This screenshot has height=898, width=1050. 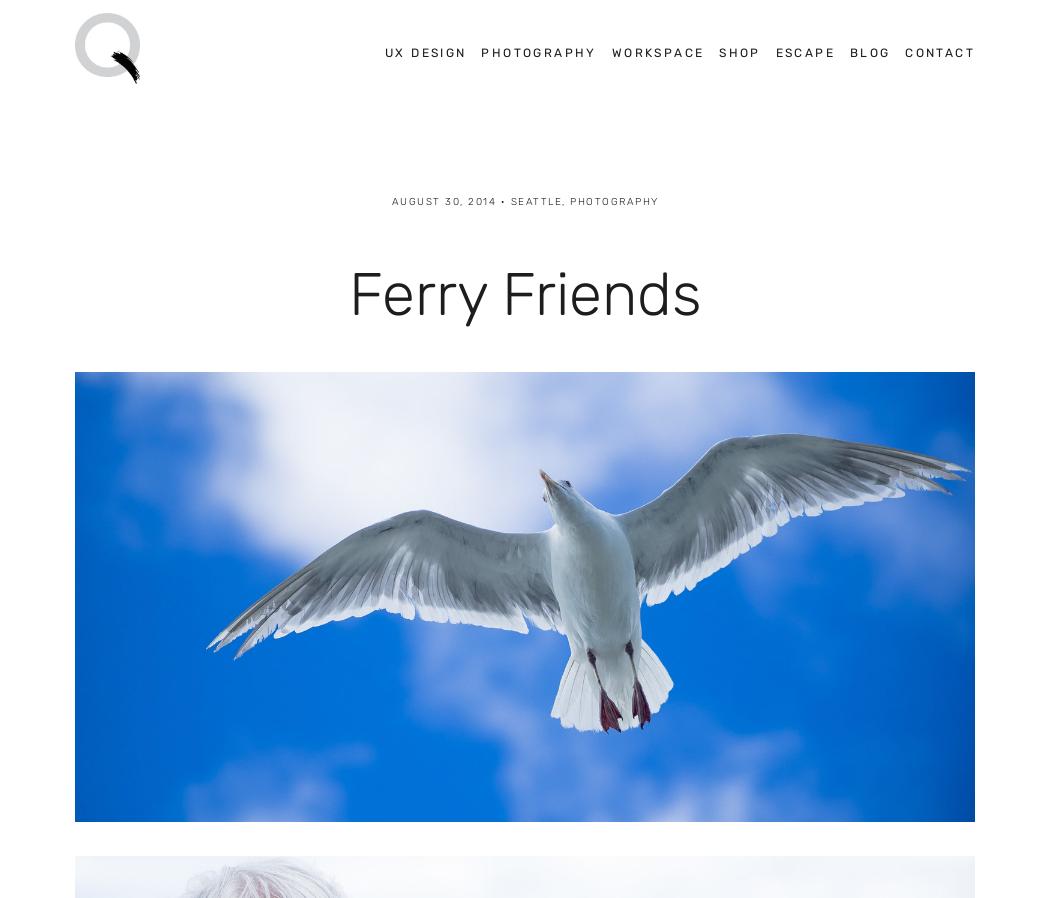 What do you see at coordinates (523, 294) in the screenshot?
I see `'Ferry Friends'` at bounding box center [523, 294].